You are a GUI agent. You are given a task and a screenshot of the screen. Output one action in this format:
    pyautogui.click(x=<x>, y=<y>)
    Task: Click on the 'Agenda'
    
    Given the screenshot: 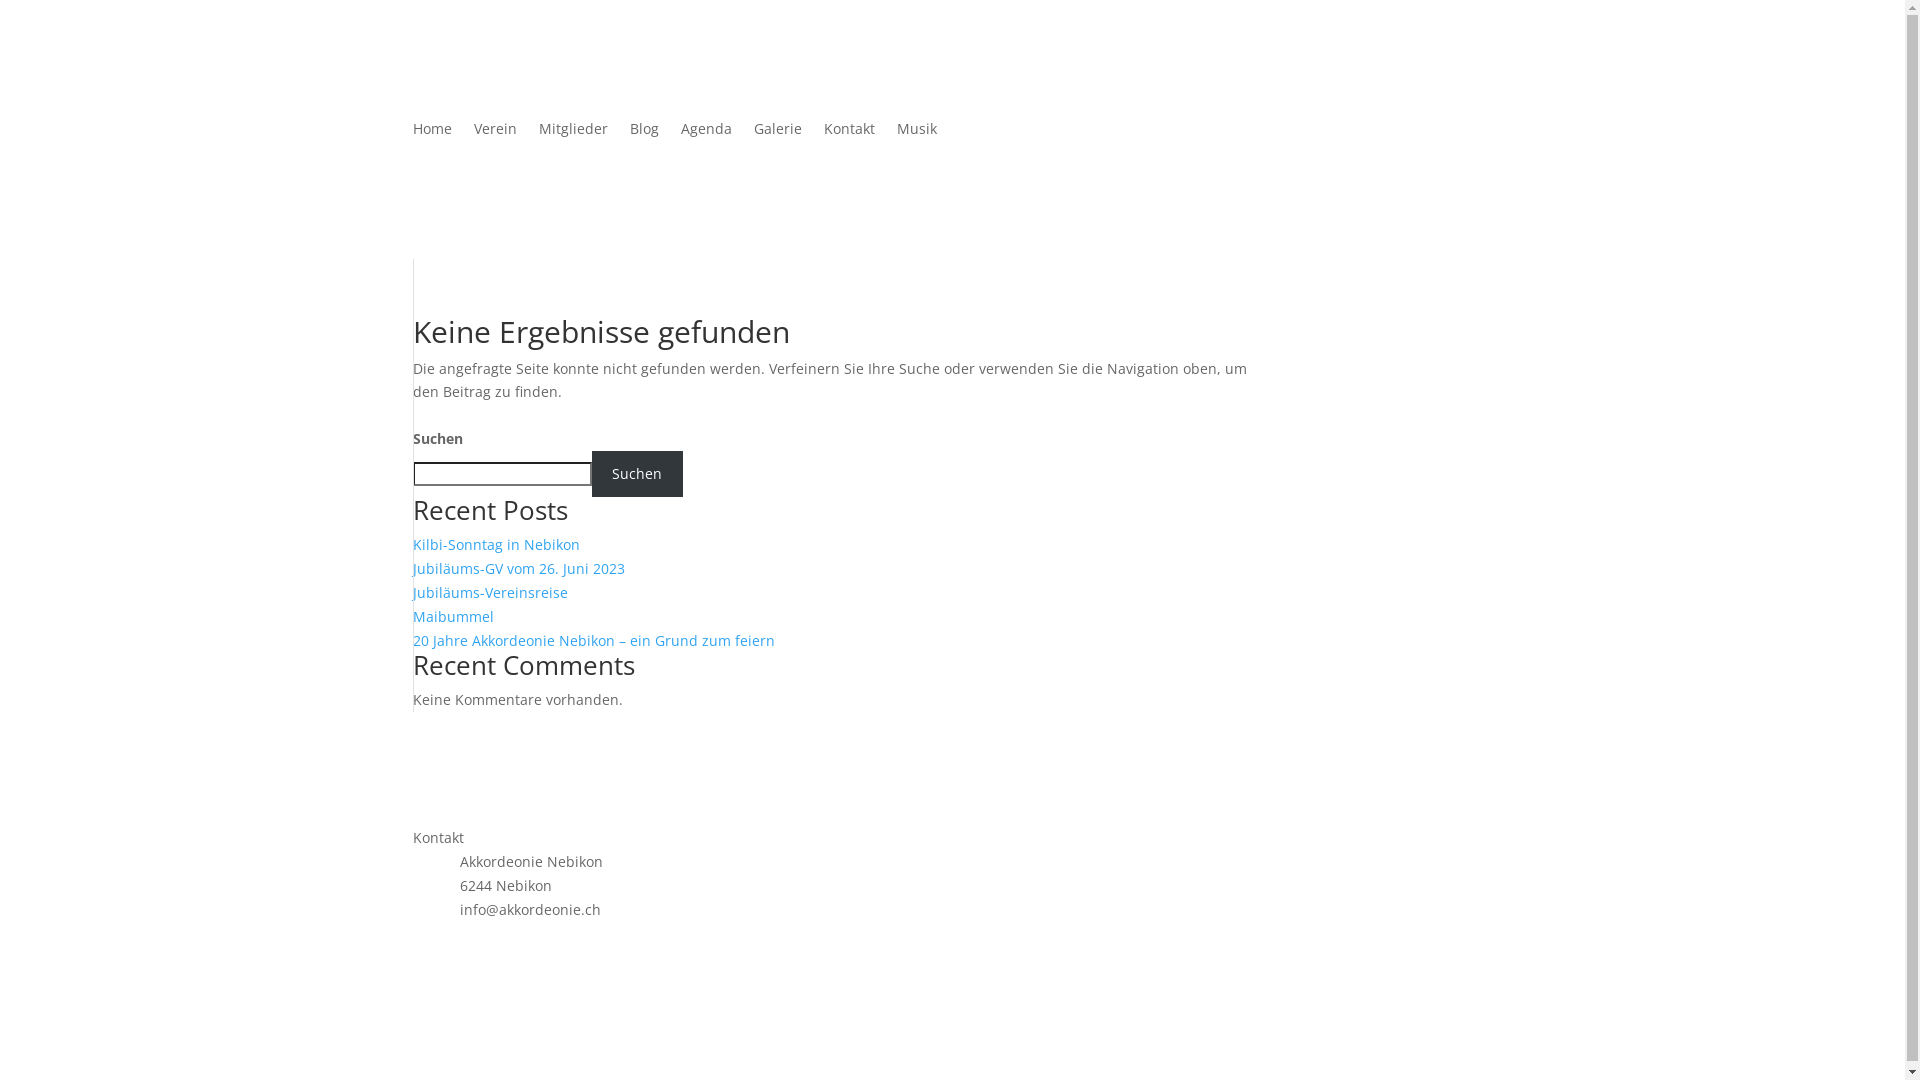 What is the action you would take?
    pyautogui.click(x=705, y=132)
    